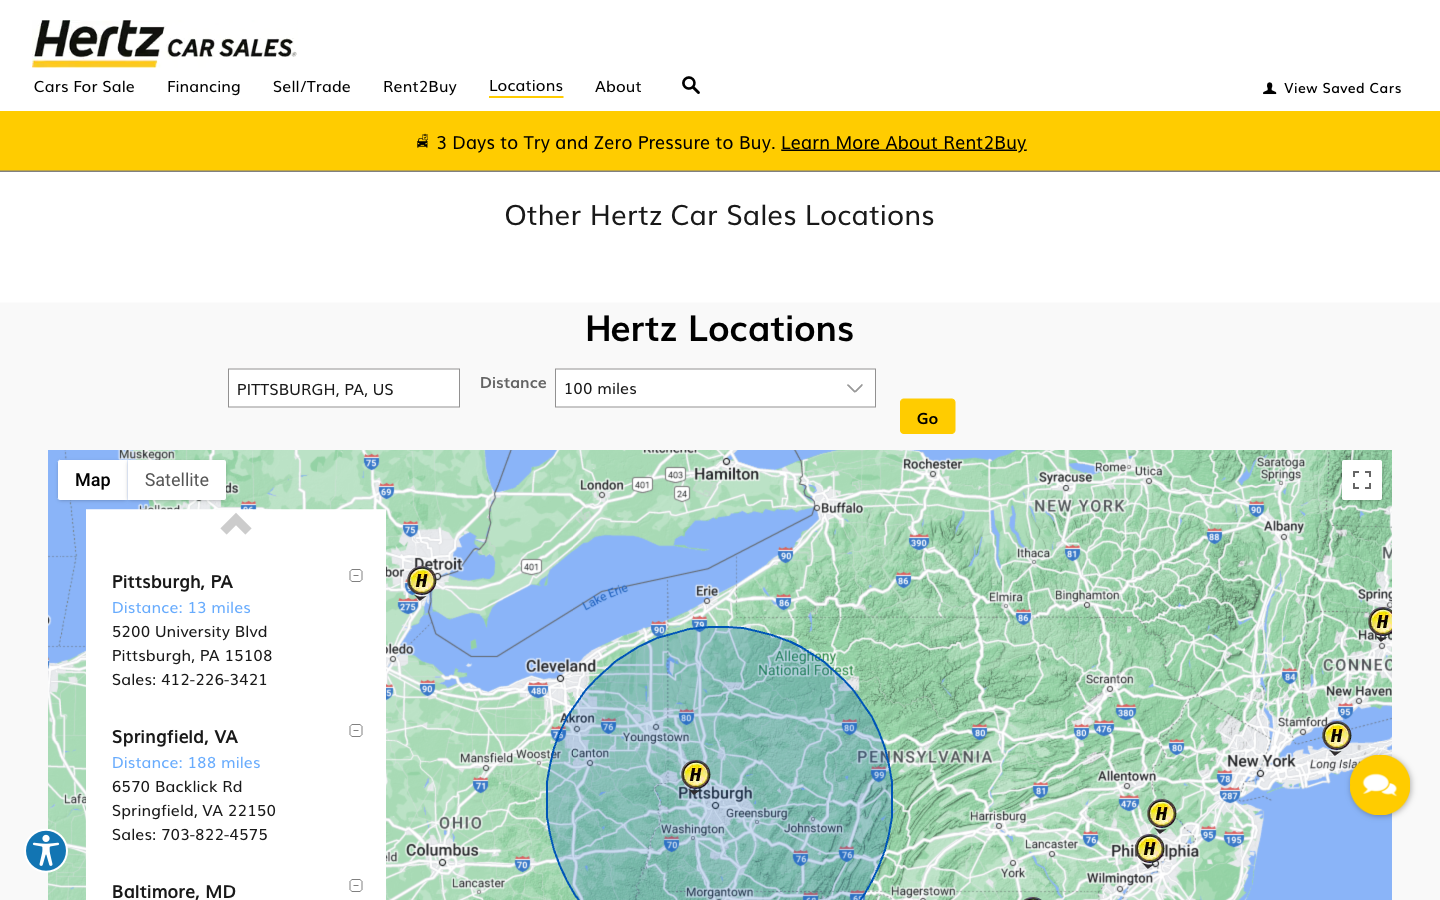  Describe the element at coordinates (904, 141) in the screenshot. I see `the section explaining rent2buy` at that location.